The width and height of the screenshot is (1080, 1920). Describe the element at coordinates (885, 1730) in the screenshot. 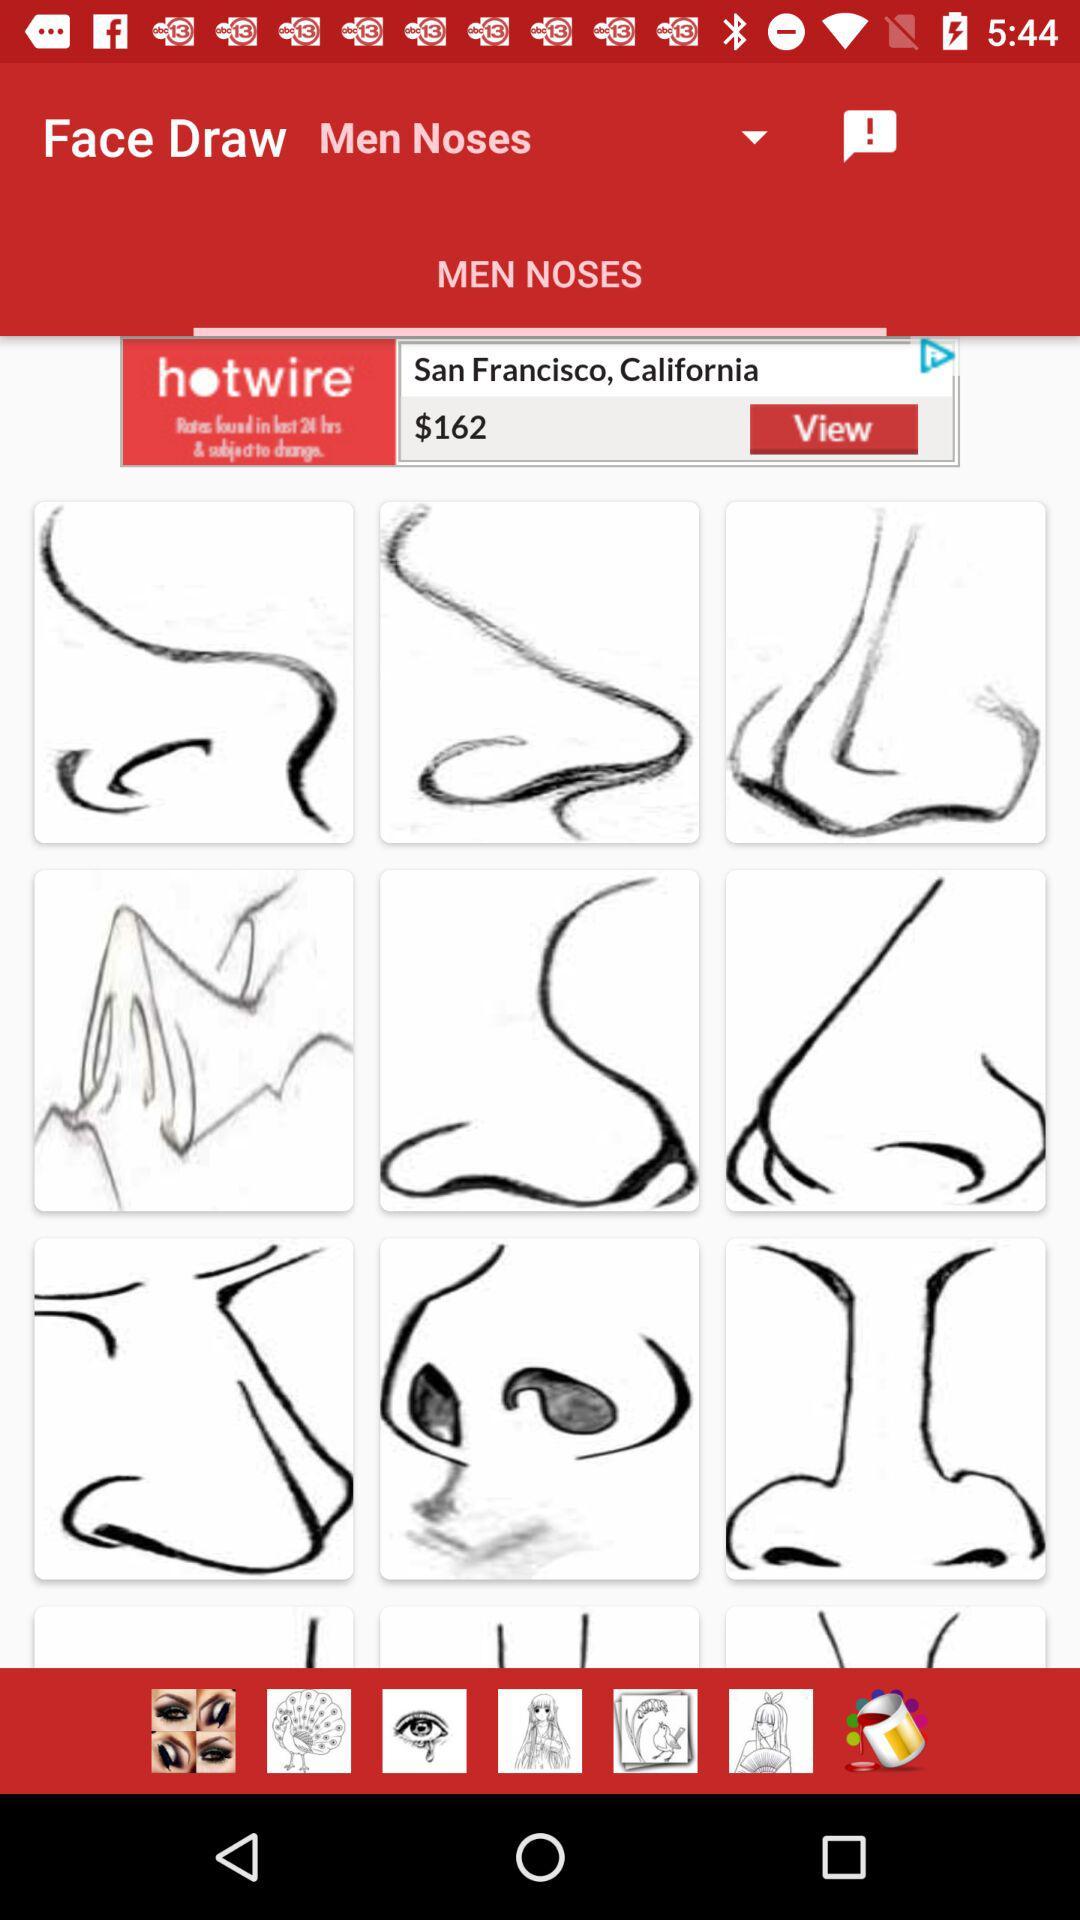

I see `colors button` at that location.